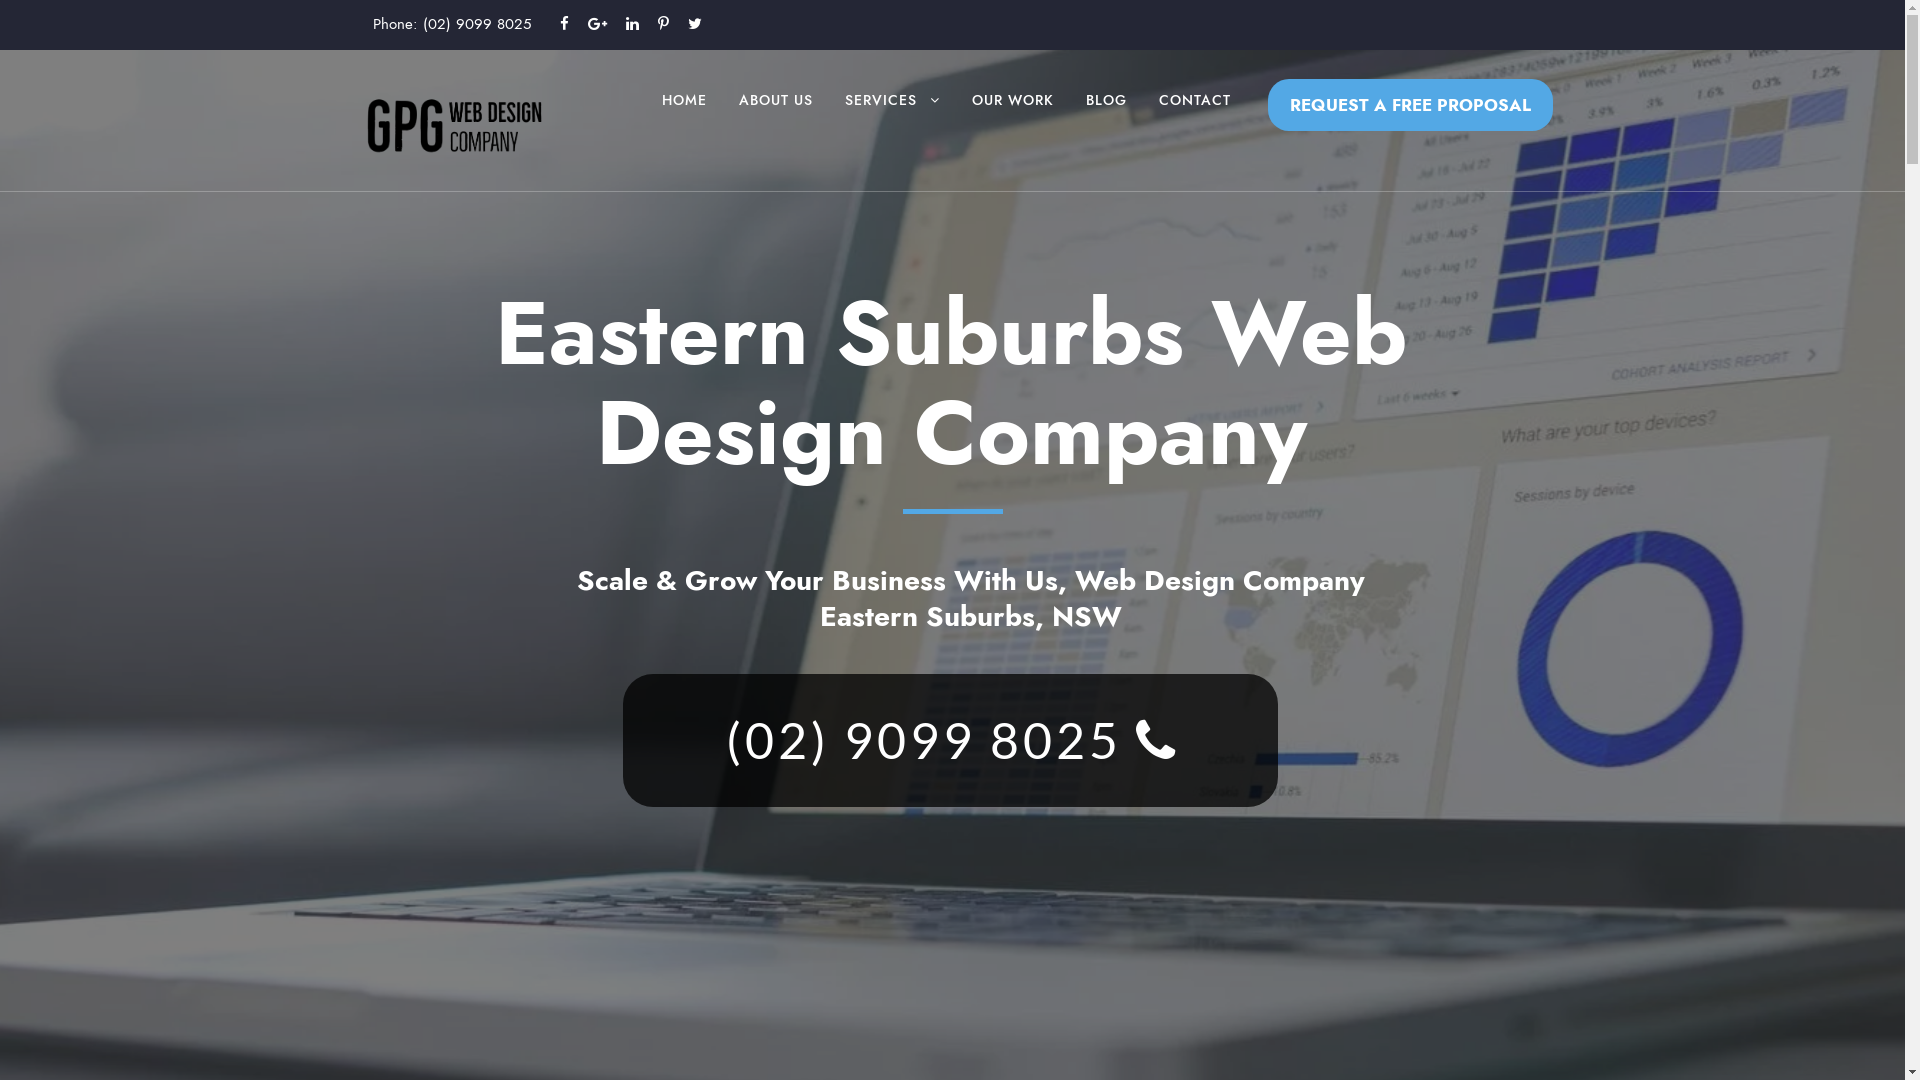 This screenshot has width=1920, height=1080. Describe the element at coordinates (596, 23) in the screenshot. I see `'google-plus'` at that location.